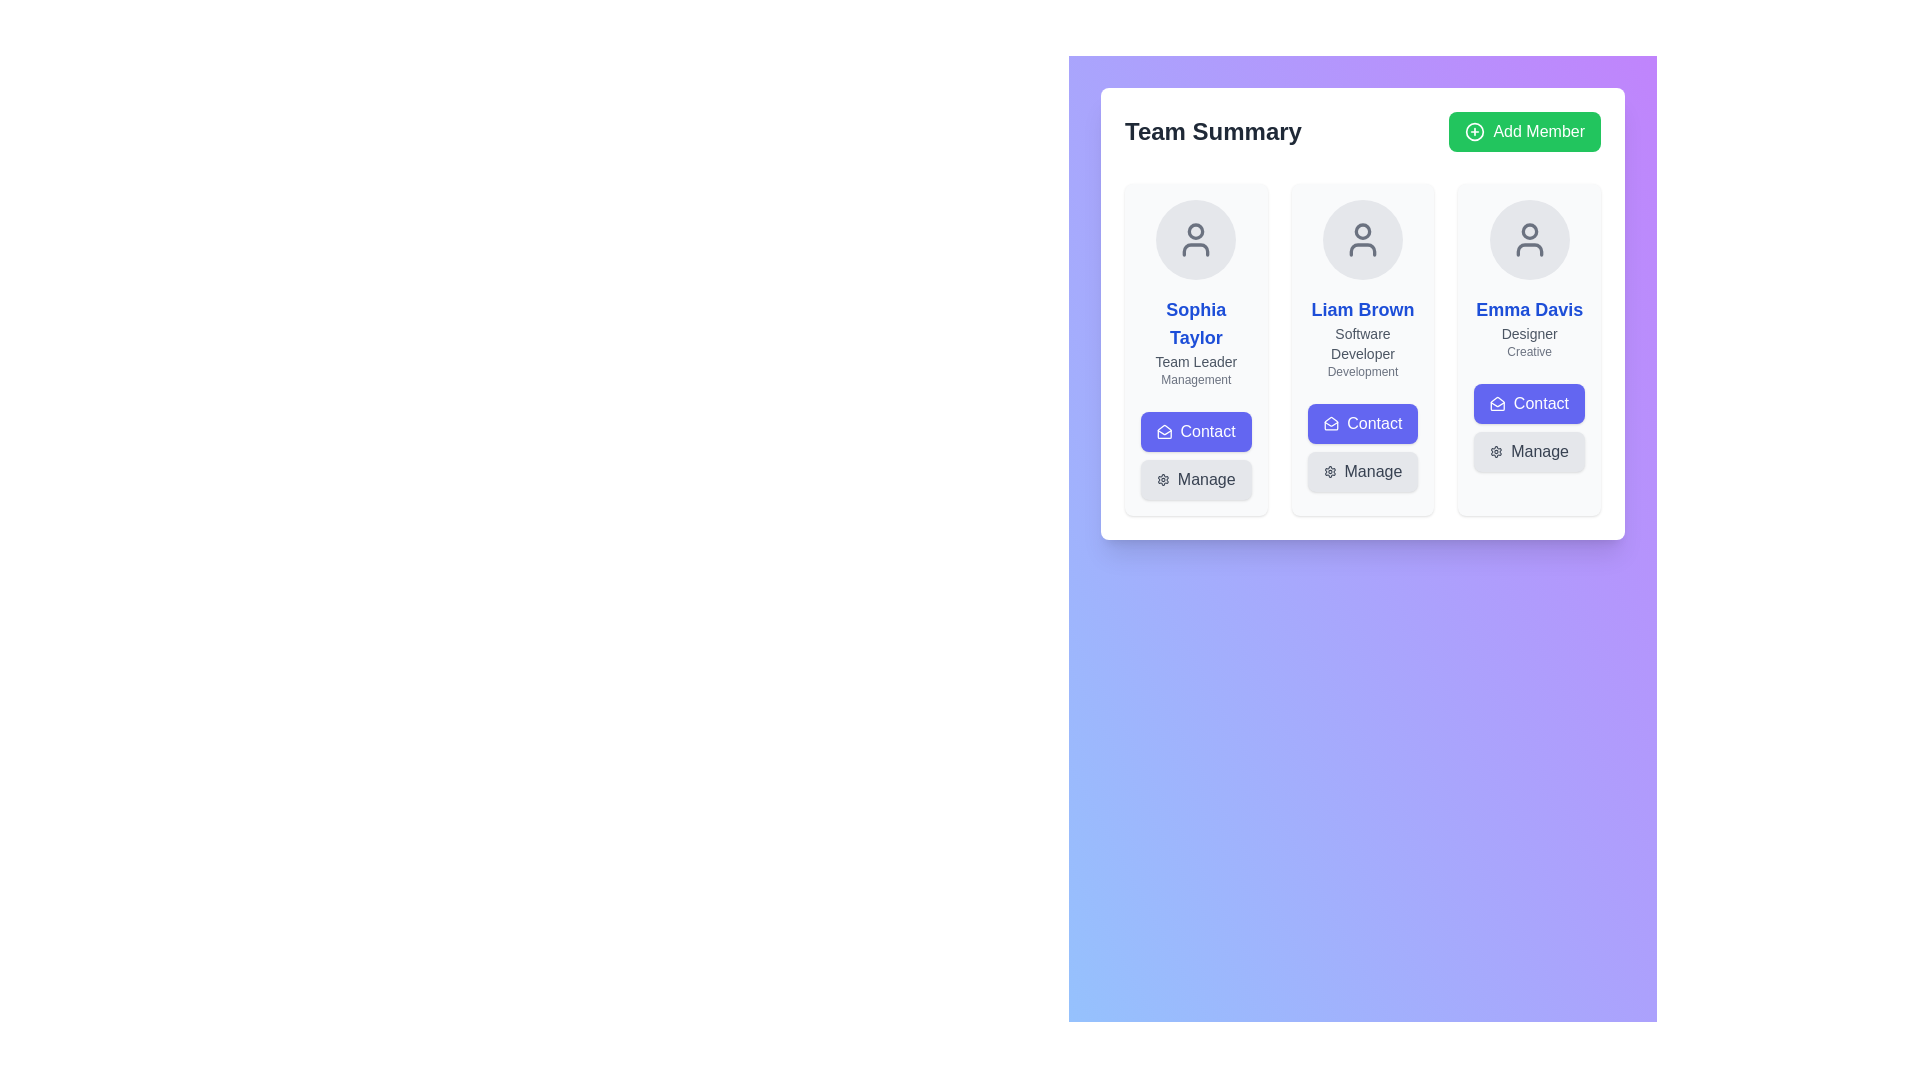  Describe the element at coordinates (1528, 427) in the screenshot. I see `the 'Contact' and 'Manage' buttons in the 'Emma Davis' profile card` at that location.